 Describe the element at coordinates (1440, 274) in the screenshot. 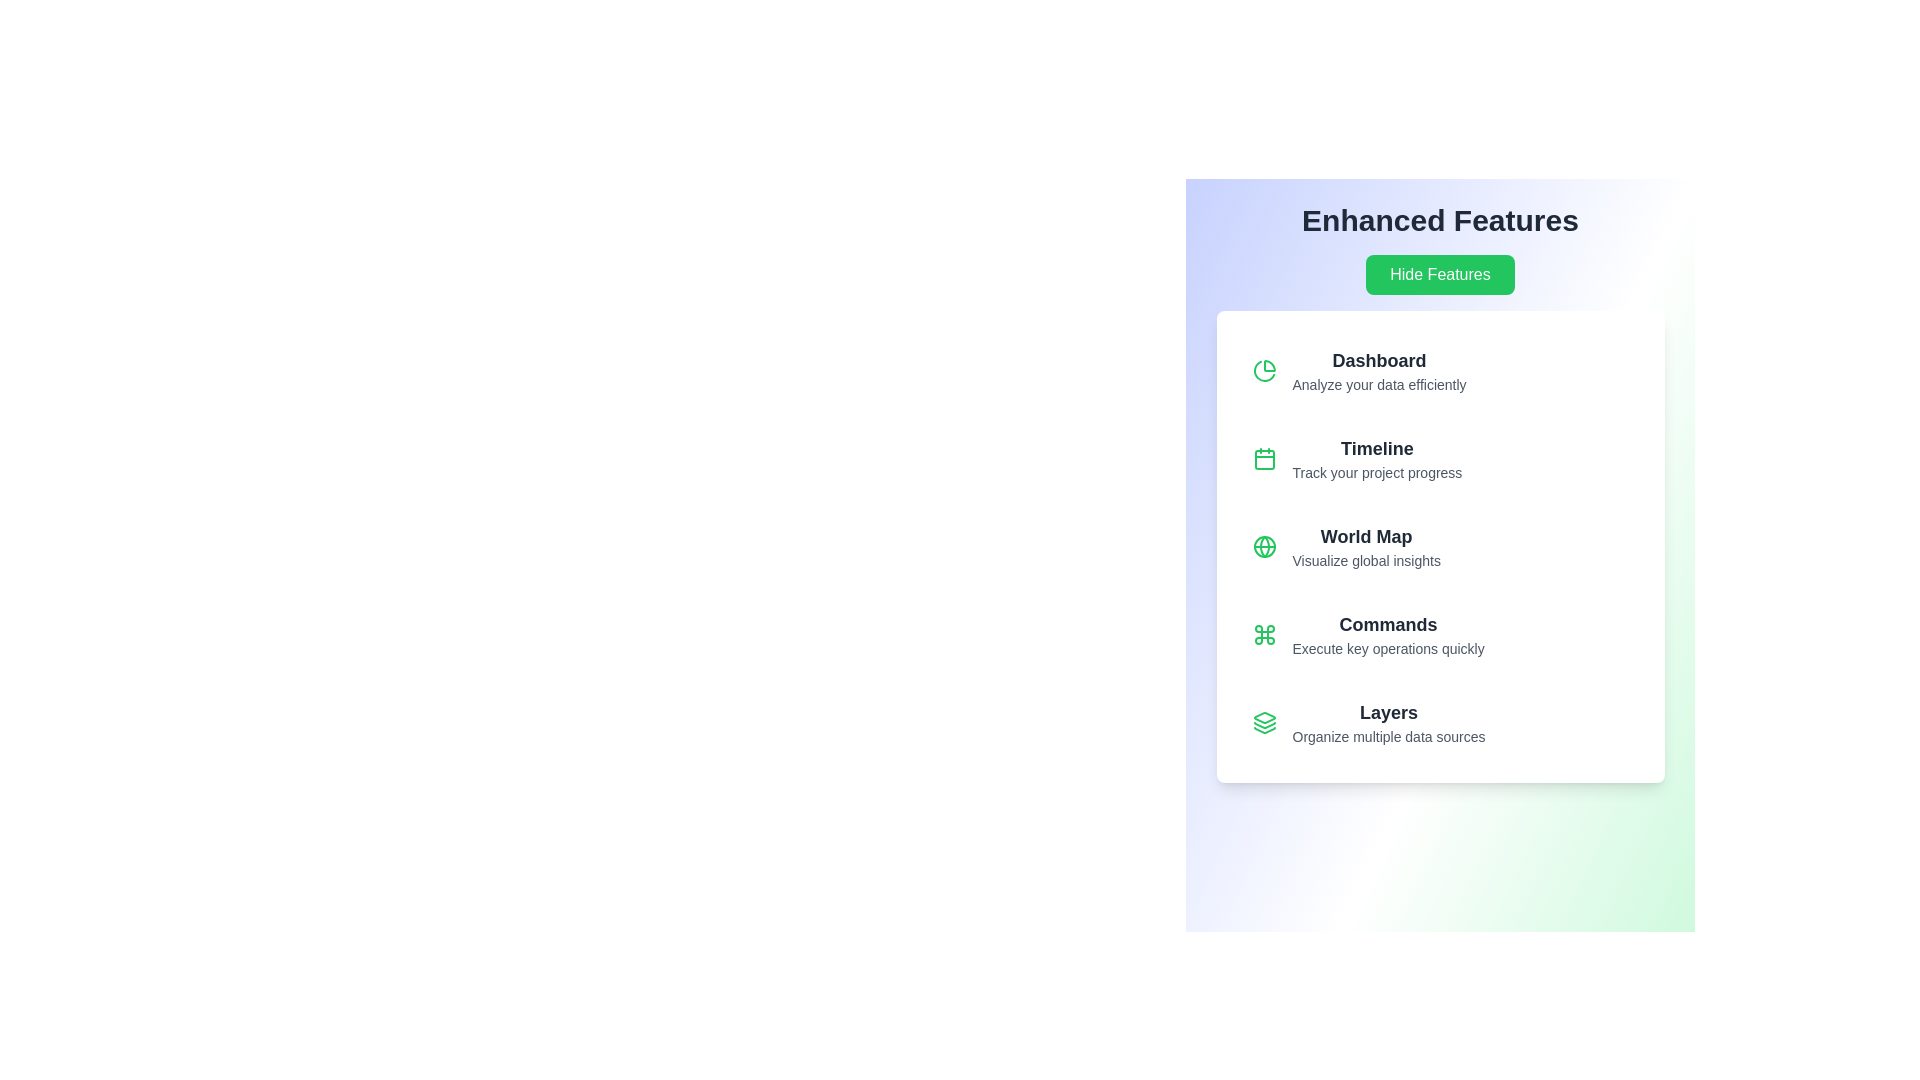

I see `'Hide Features' button to toggle the menu visibility` at that location.